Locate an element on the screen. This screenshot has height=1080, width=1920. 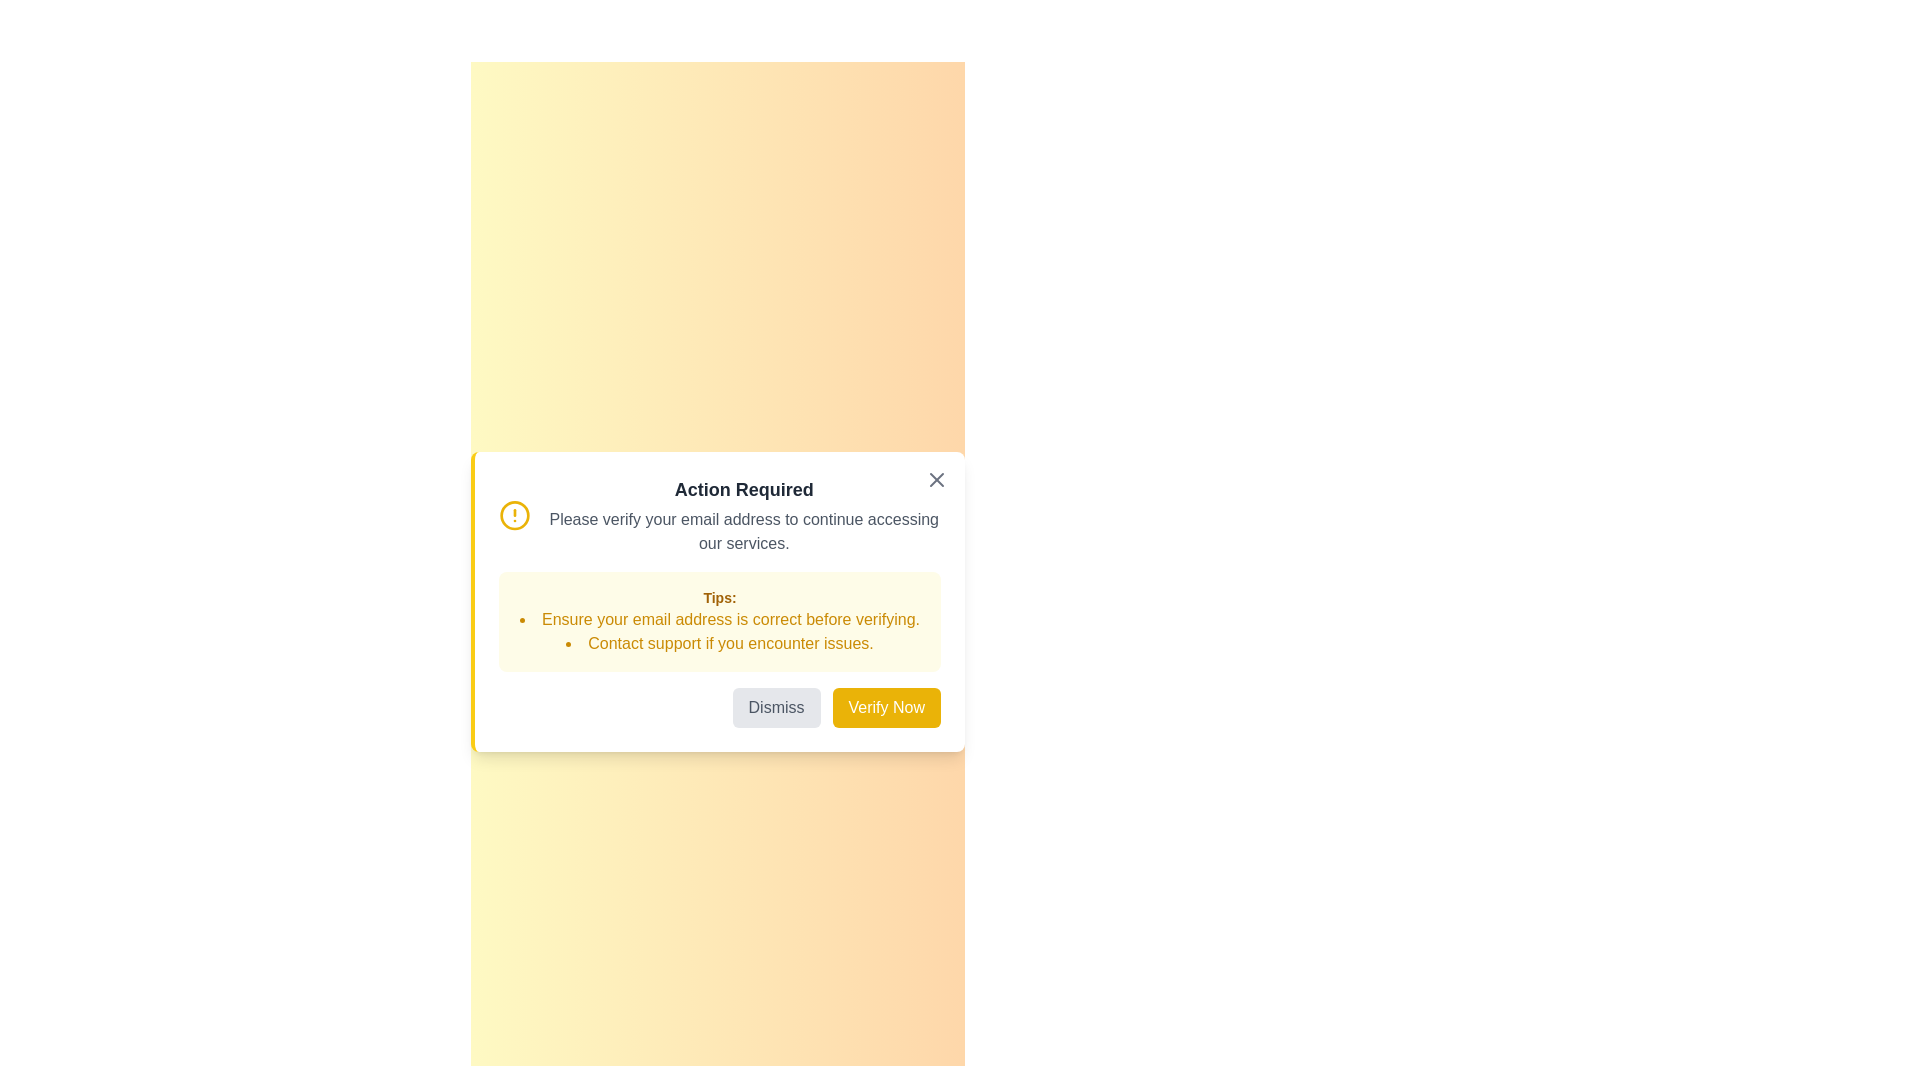
the 'Dismiss' button to close the alert is located at coordinates (775, 707).